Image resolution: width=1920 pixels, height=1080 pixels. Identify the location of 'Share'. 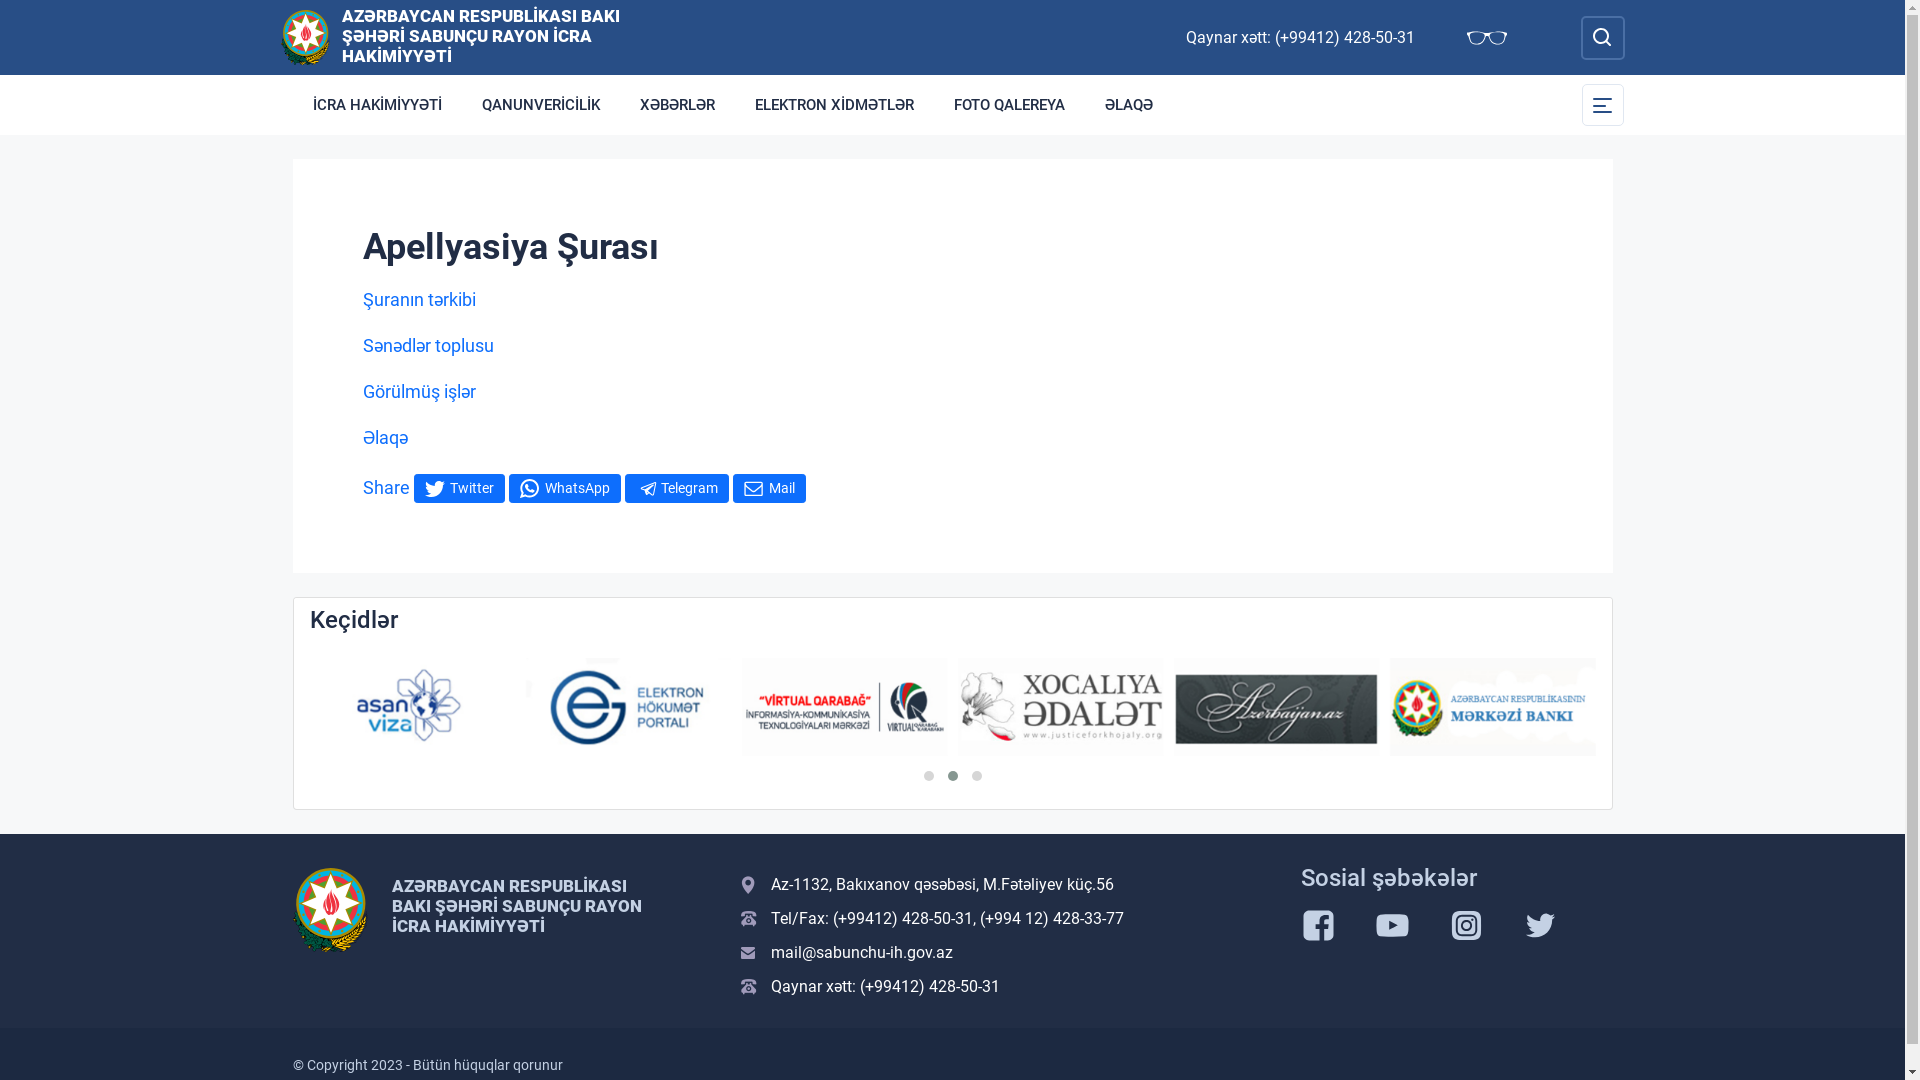
(361, 486).